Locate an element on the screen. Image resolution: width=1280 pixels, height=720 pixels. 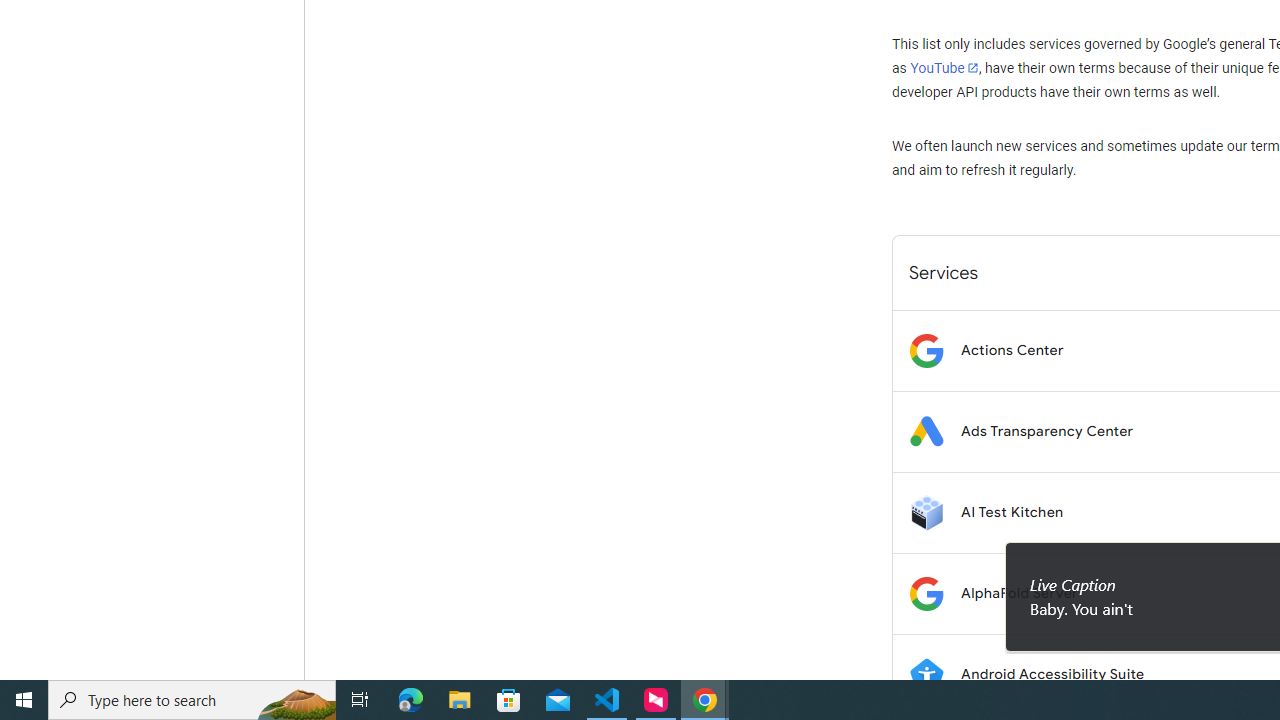
'Logo for Android Accessibility Suite' is located at coordinates (925, 674).